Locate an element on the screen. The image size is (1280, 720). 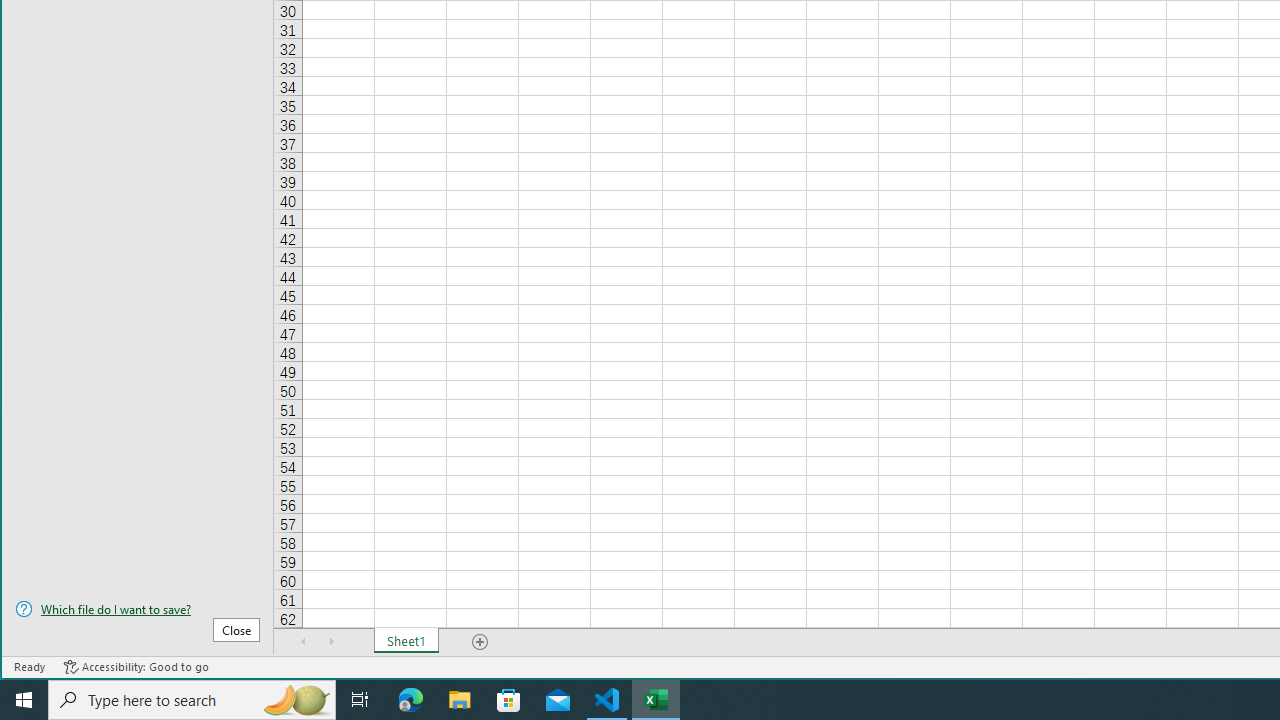
'Start' is located at coordinates (24, 698).